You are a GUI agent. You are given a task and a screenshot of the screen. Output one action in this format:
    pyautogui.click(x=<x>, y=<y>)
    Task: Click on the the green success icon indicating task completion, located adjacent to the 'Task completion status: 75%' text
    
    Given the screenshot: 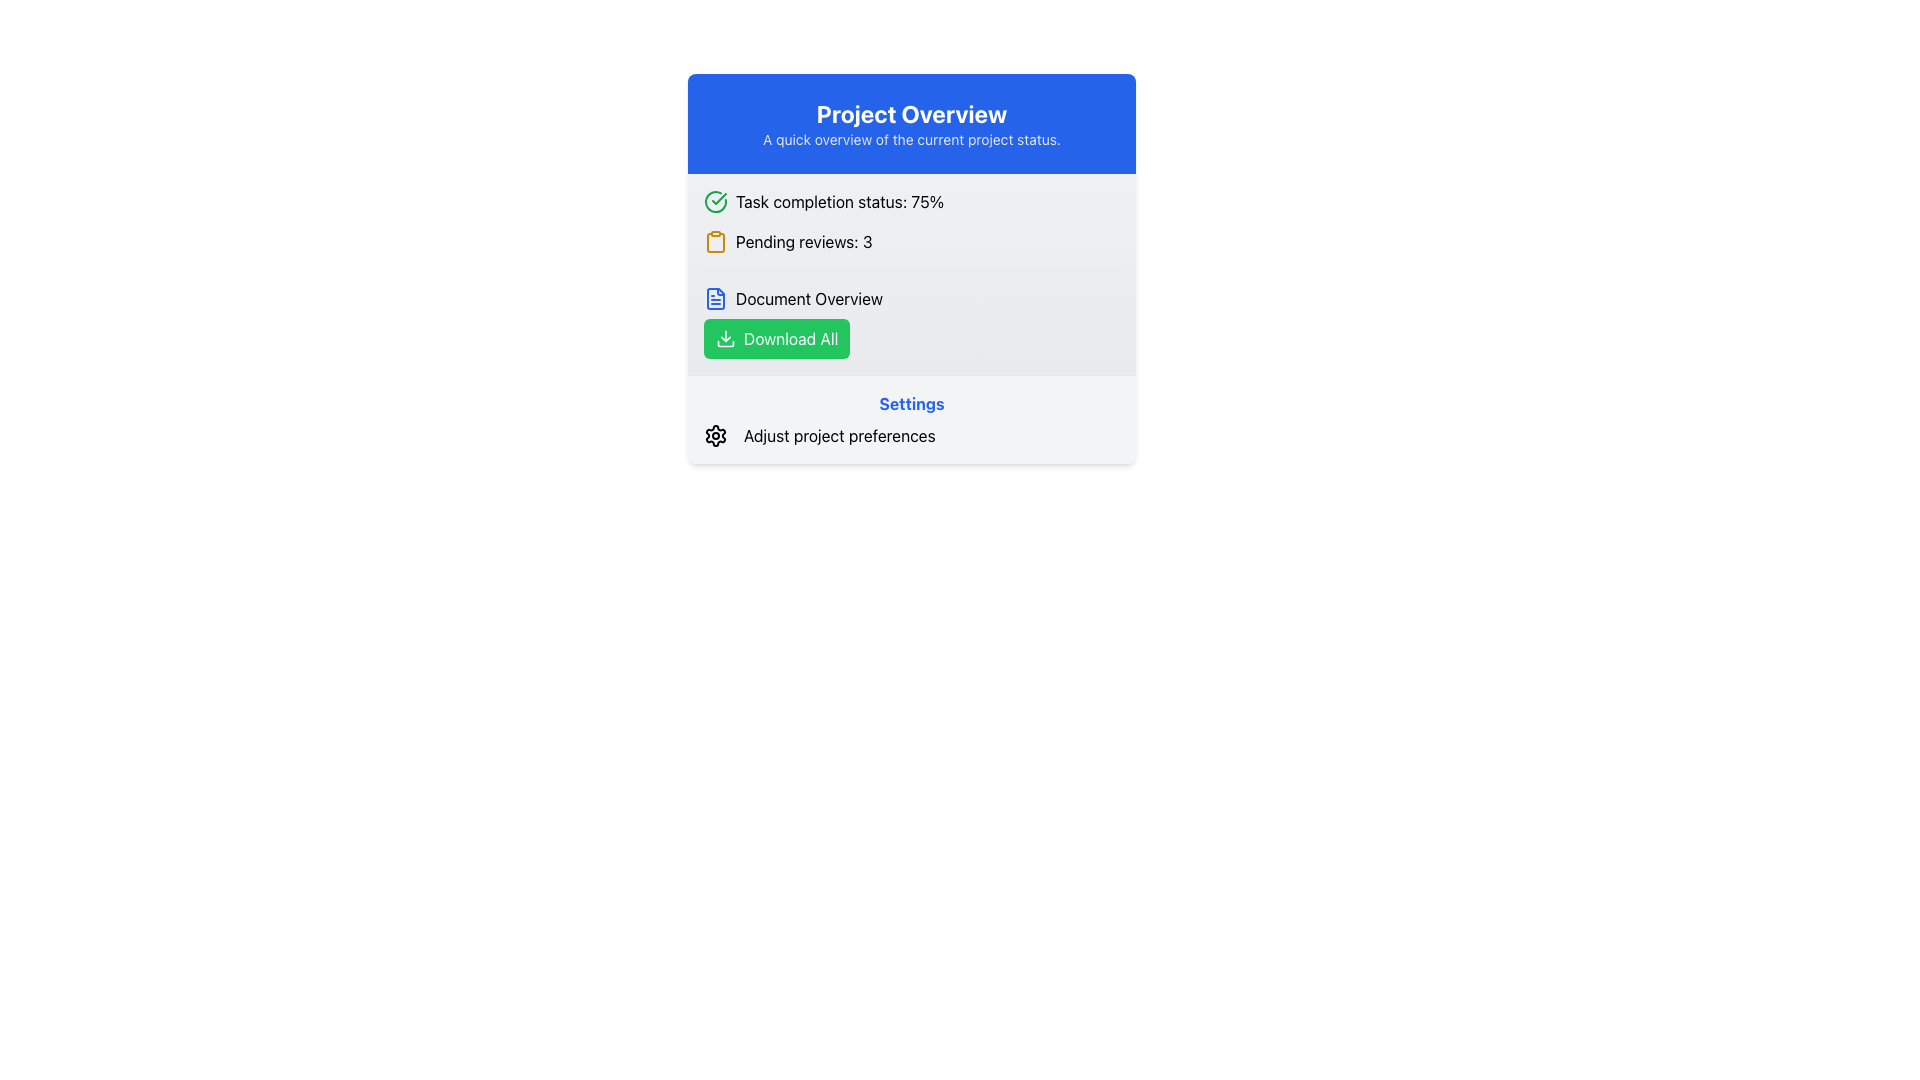 What is the action you would take?
    pyautogui.click(x=719, y=199)
    